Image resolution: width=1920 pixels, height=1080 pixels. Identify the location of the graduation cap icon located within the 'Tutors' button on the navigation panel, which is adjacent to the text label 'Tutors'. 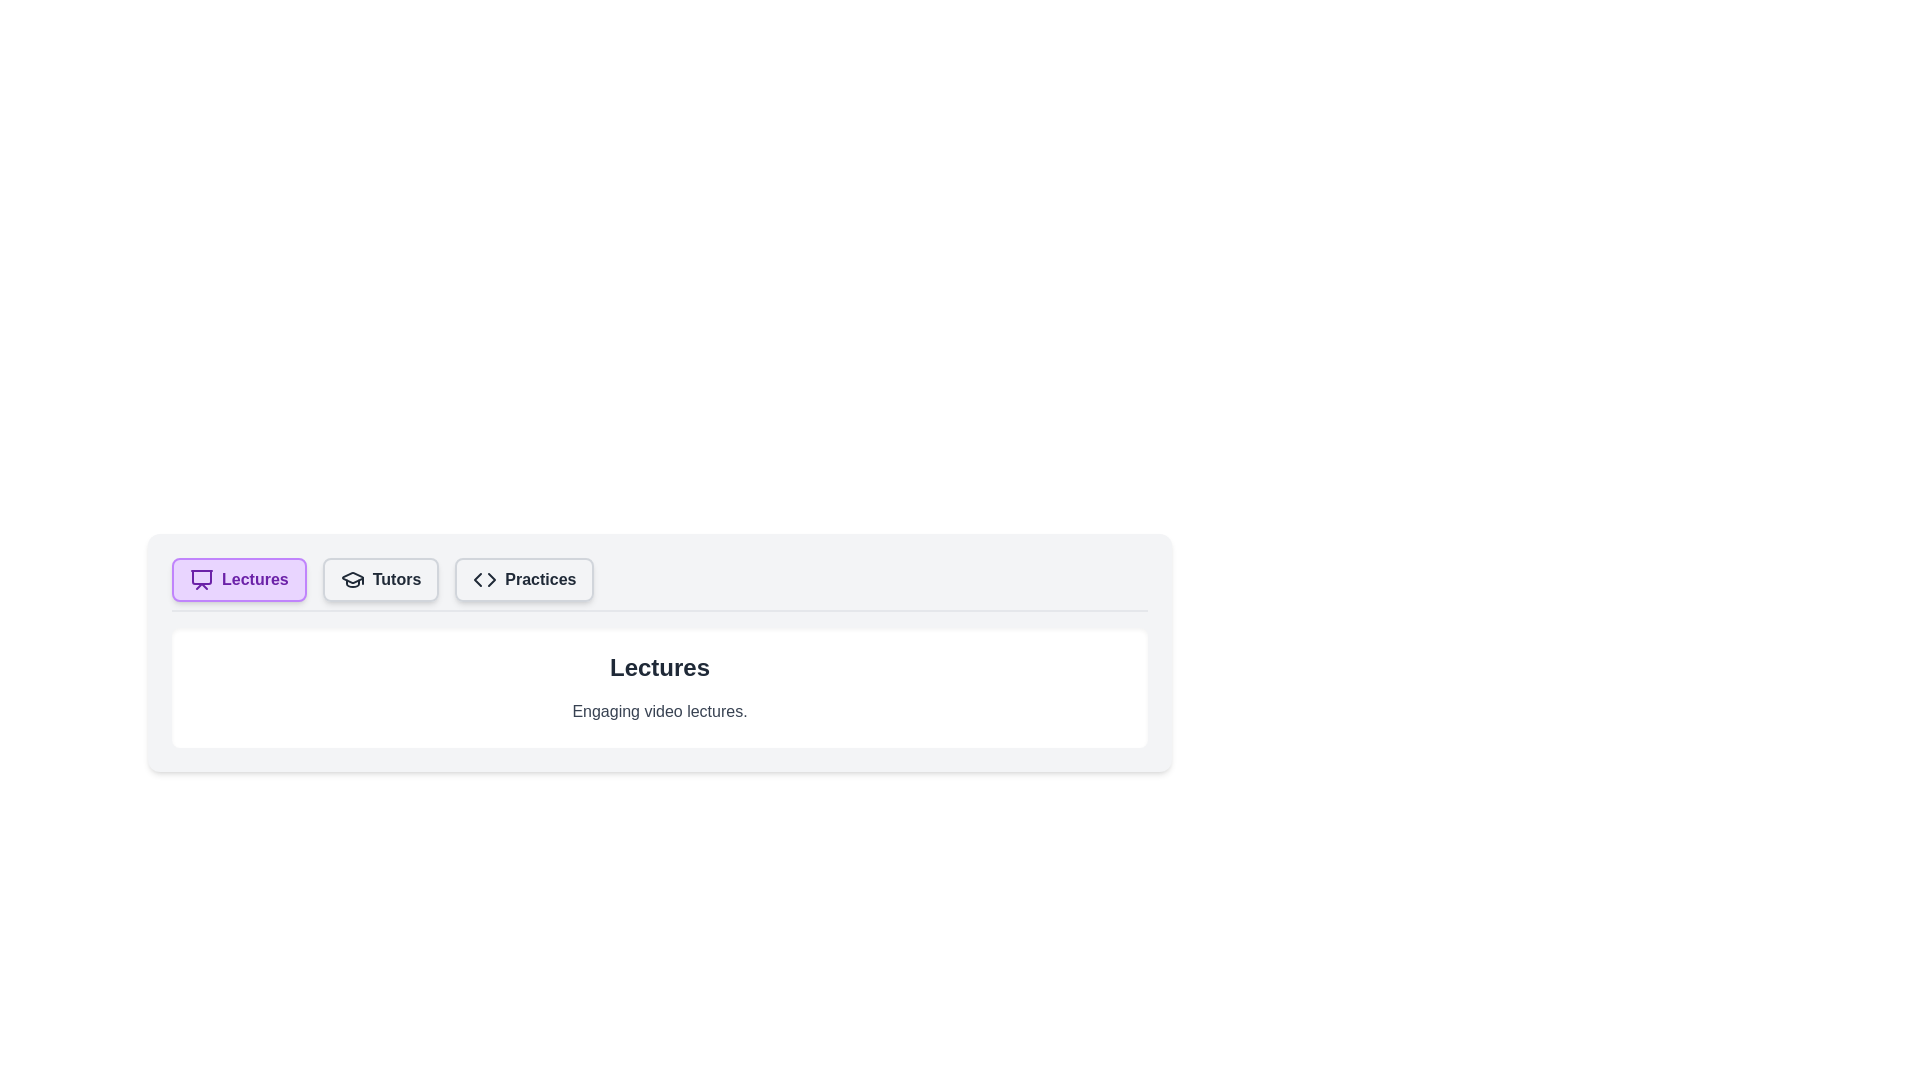
(352, 579).